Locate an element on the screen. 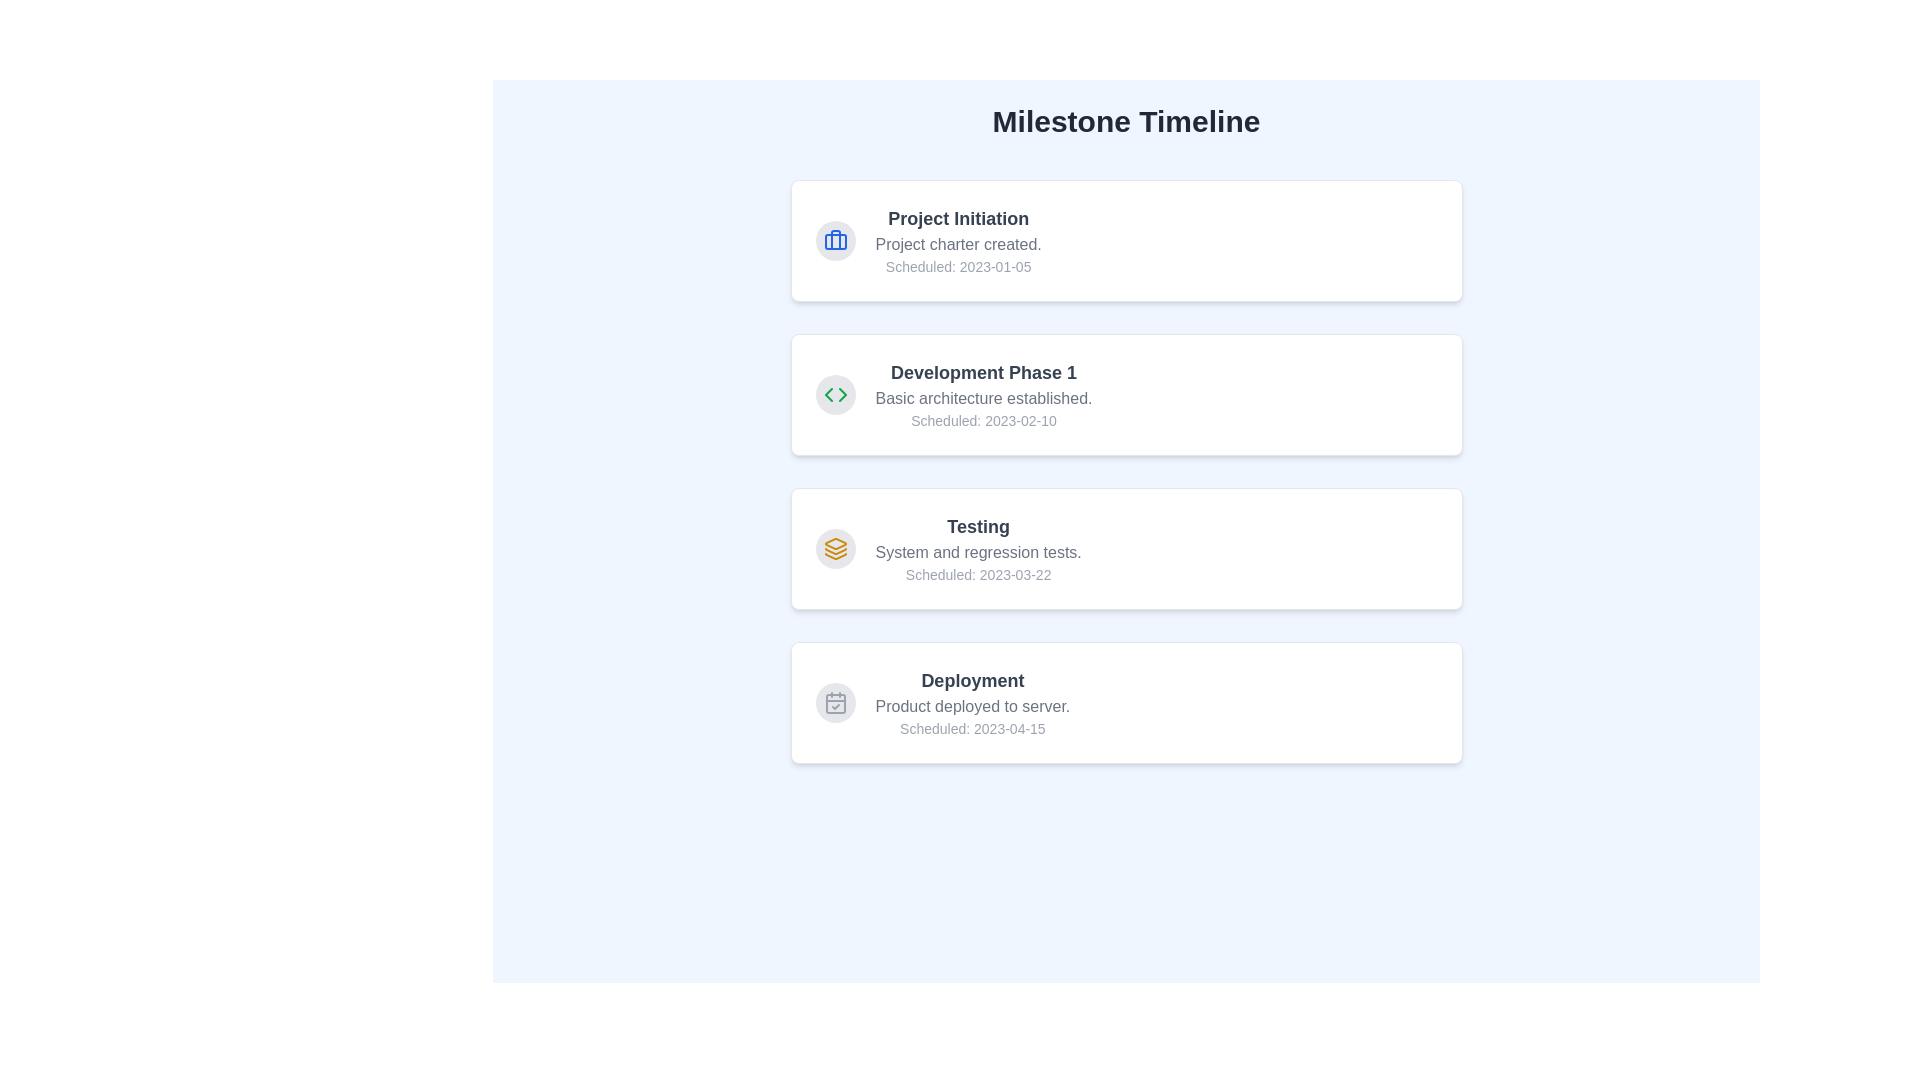 The height and width of the screenshot is (1080, 1920). the fourth milestone marker card in the timeline, which is located below the 'Testing' card is located at coordinates (1126, 701).